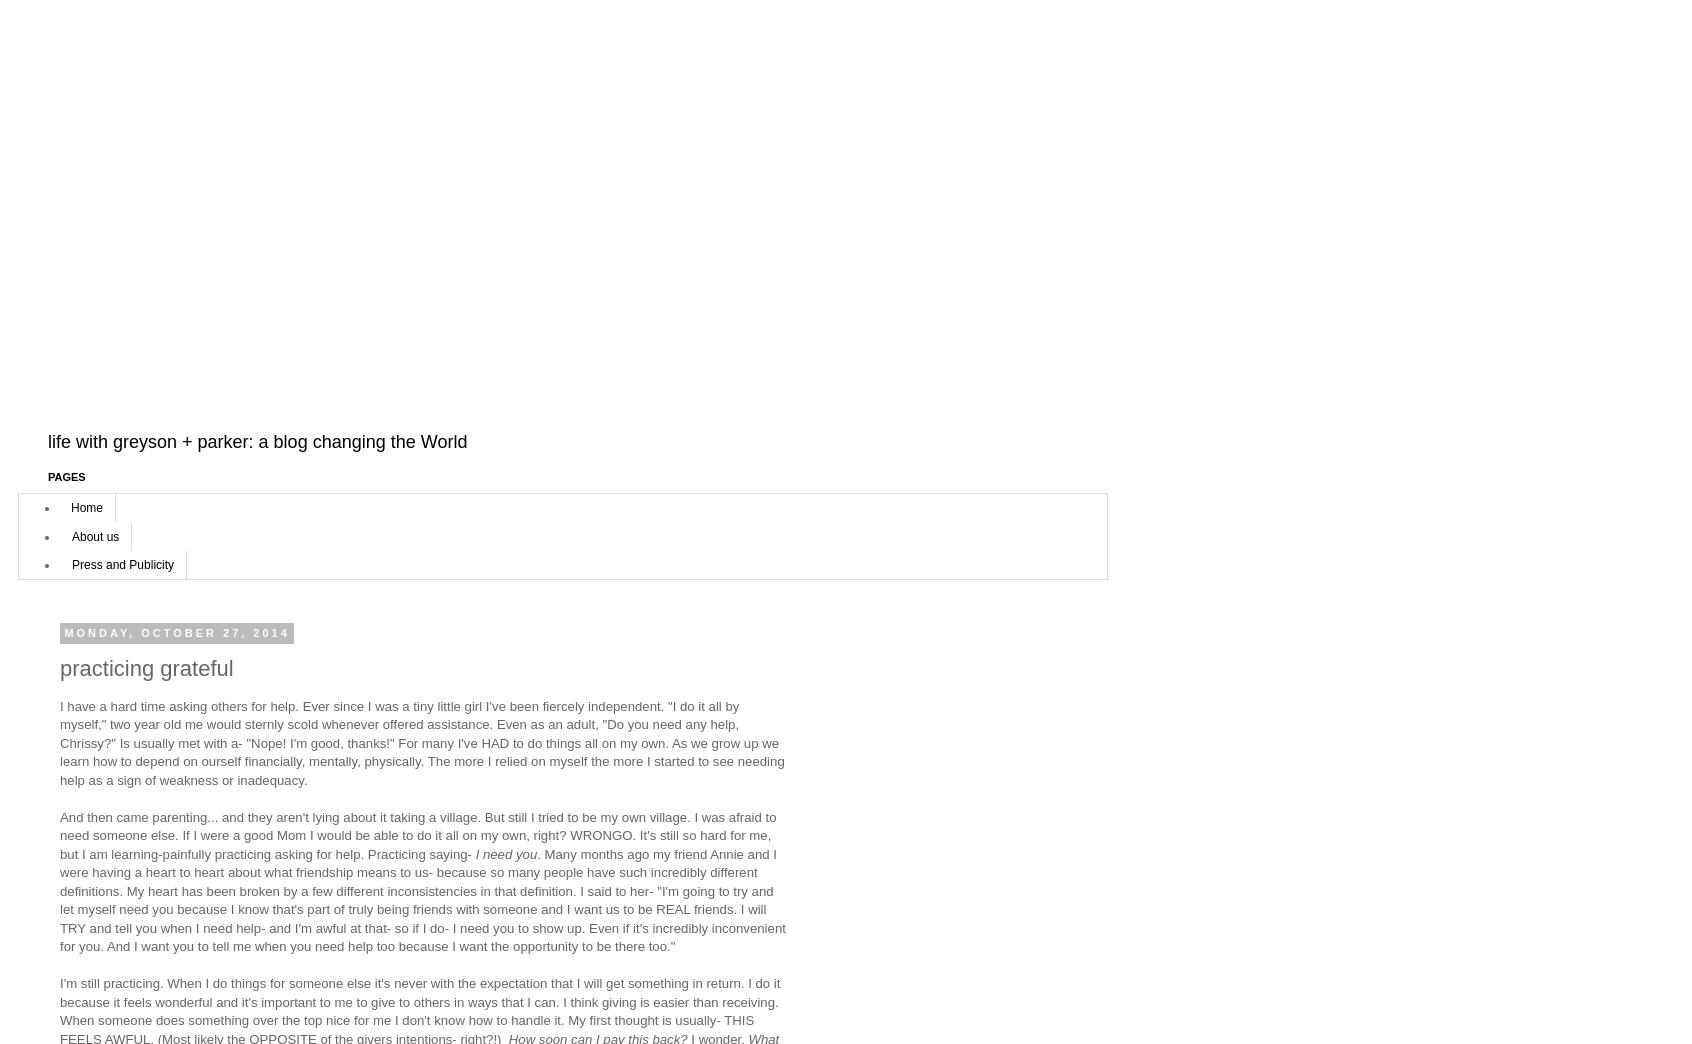 The image size is (1692, 1044). What do you see at coordinates (422, 900) in the screenshot?
I see `'. Many months ago my friend Annie and I were having a heart to heart about what friendship means to us- because so many people have such incredibly different definitions. My heart has been broken by a few different inconsistencies in that definition. I said to her- "I'm going to try and let myself need you because I know that's part of truly being friends with someone and I want us to be REAL friends. I will TRY and tell you when I need help- and I'm awful at that- so if I do- I need you to show up. Even if it's incredibly inconvenient for you. And I want you to tell me when you need help too because I want the opportunity to be there too."'` at bounding box center [422, 900].